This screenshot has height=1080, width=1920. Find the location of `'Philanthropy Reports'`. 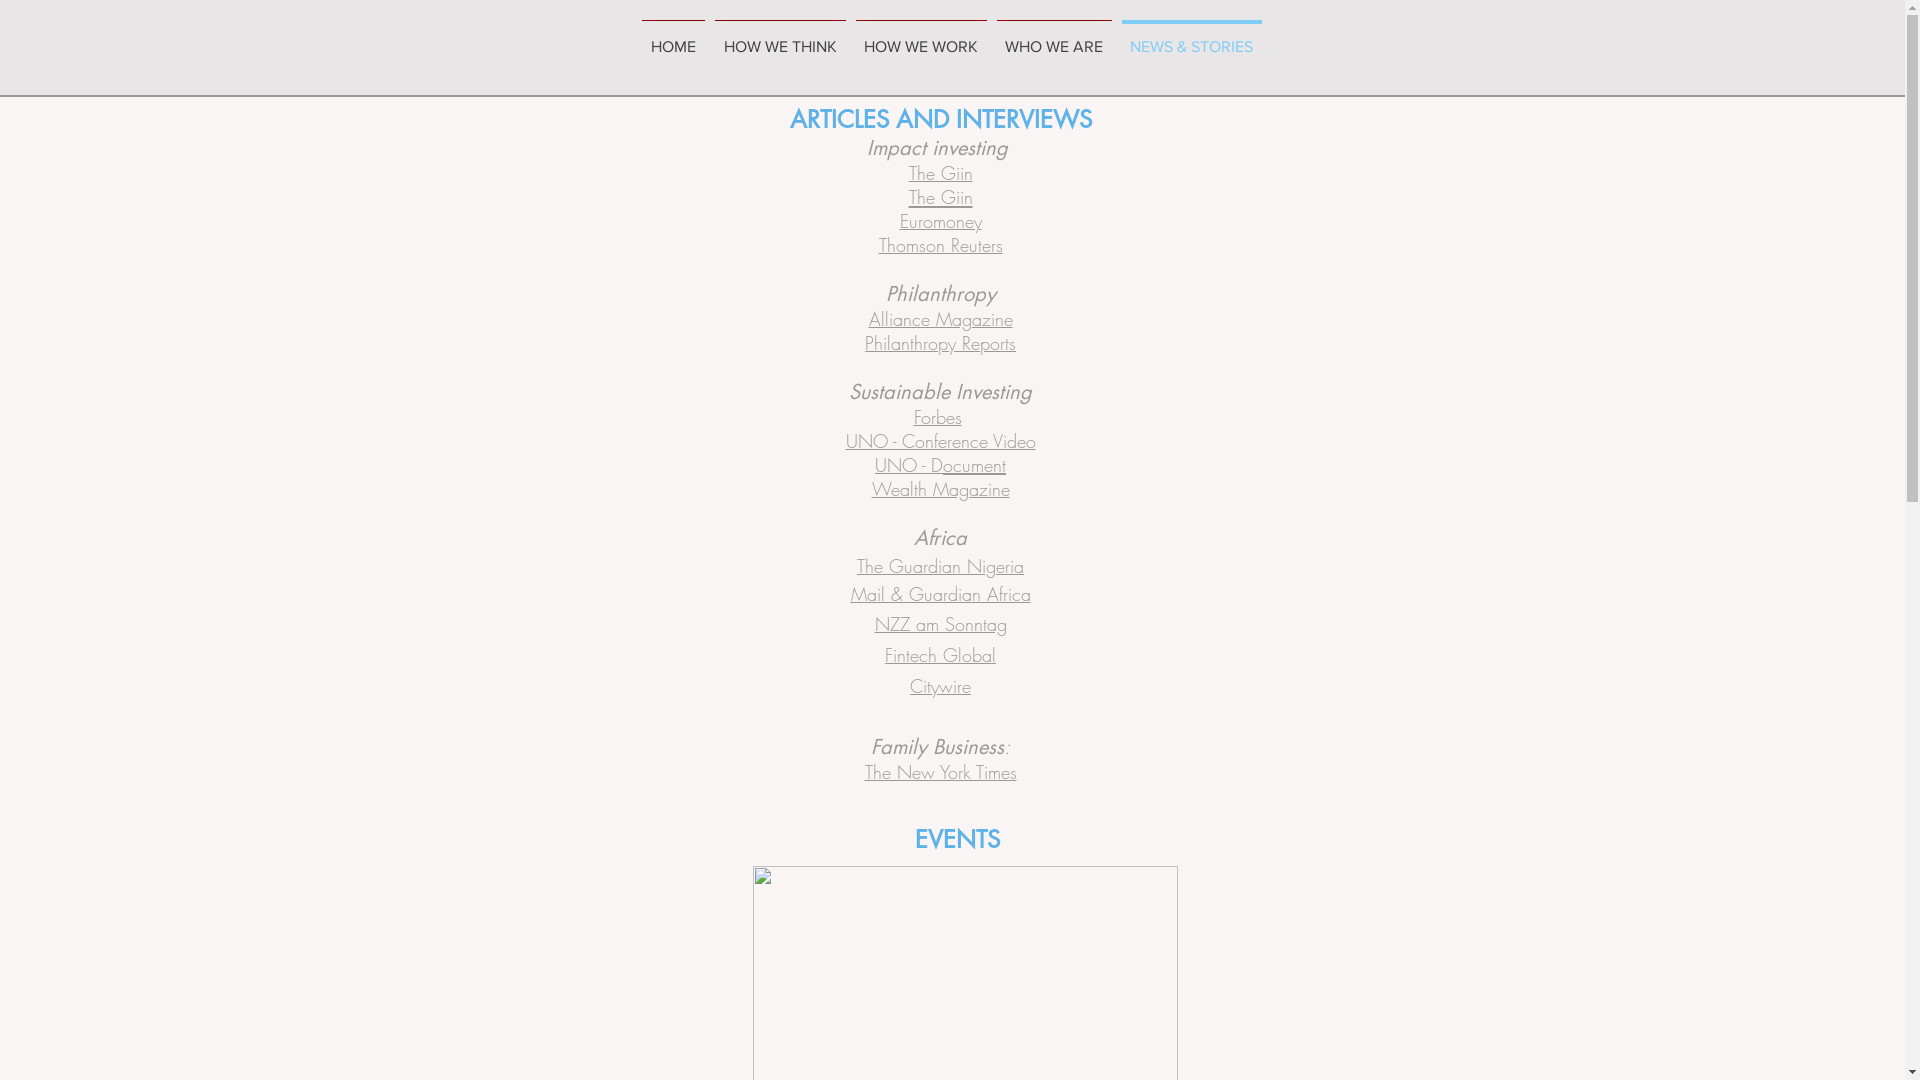

'Philanthropy Reports' is located at coordinates (939, 342).